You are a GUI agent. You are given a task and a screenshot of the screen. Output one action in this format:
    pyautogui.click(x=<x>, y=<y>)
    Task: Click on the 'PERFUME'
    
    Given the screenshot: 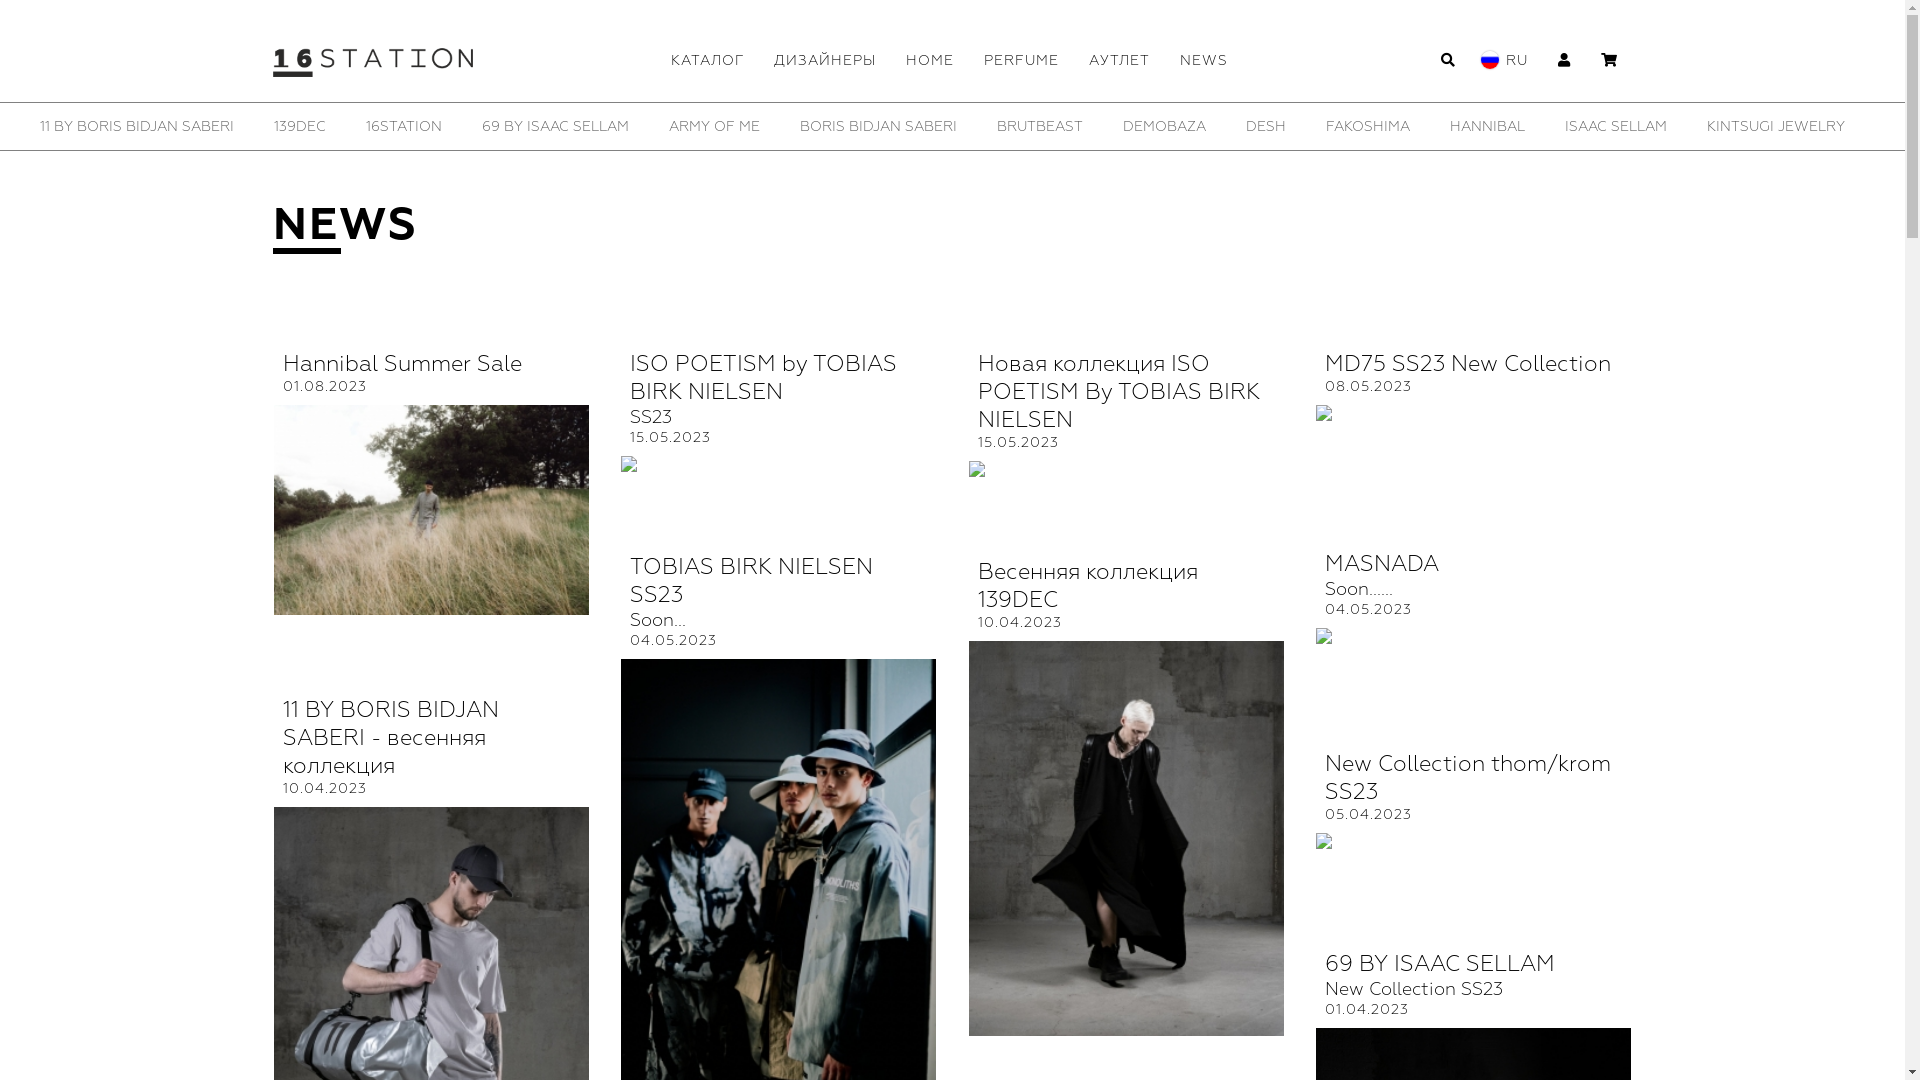 What is the action you would take?
    pyautogui.click(x=968, y=59)
    